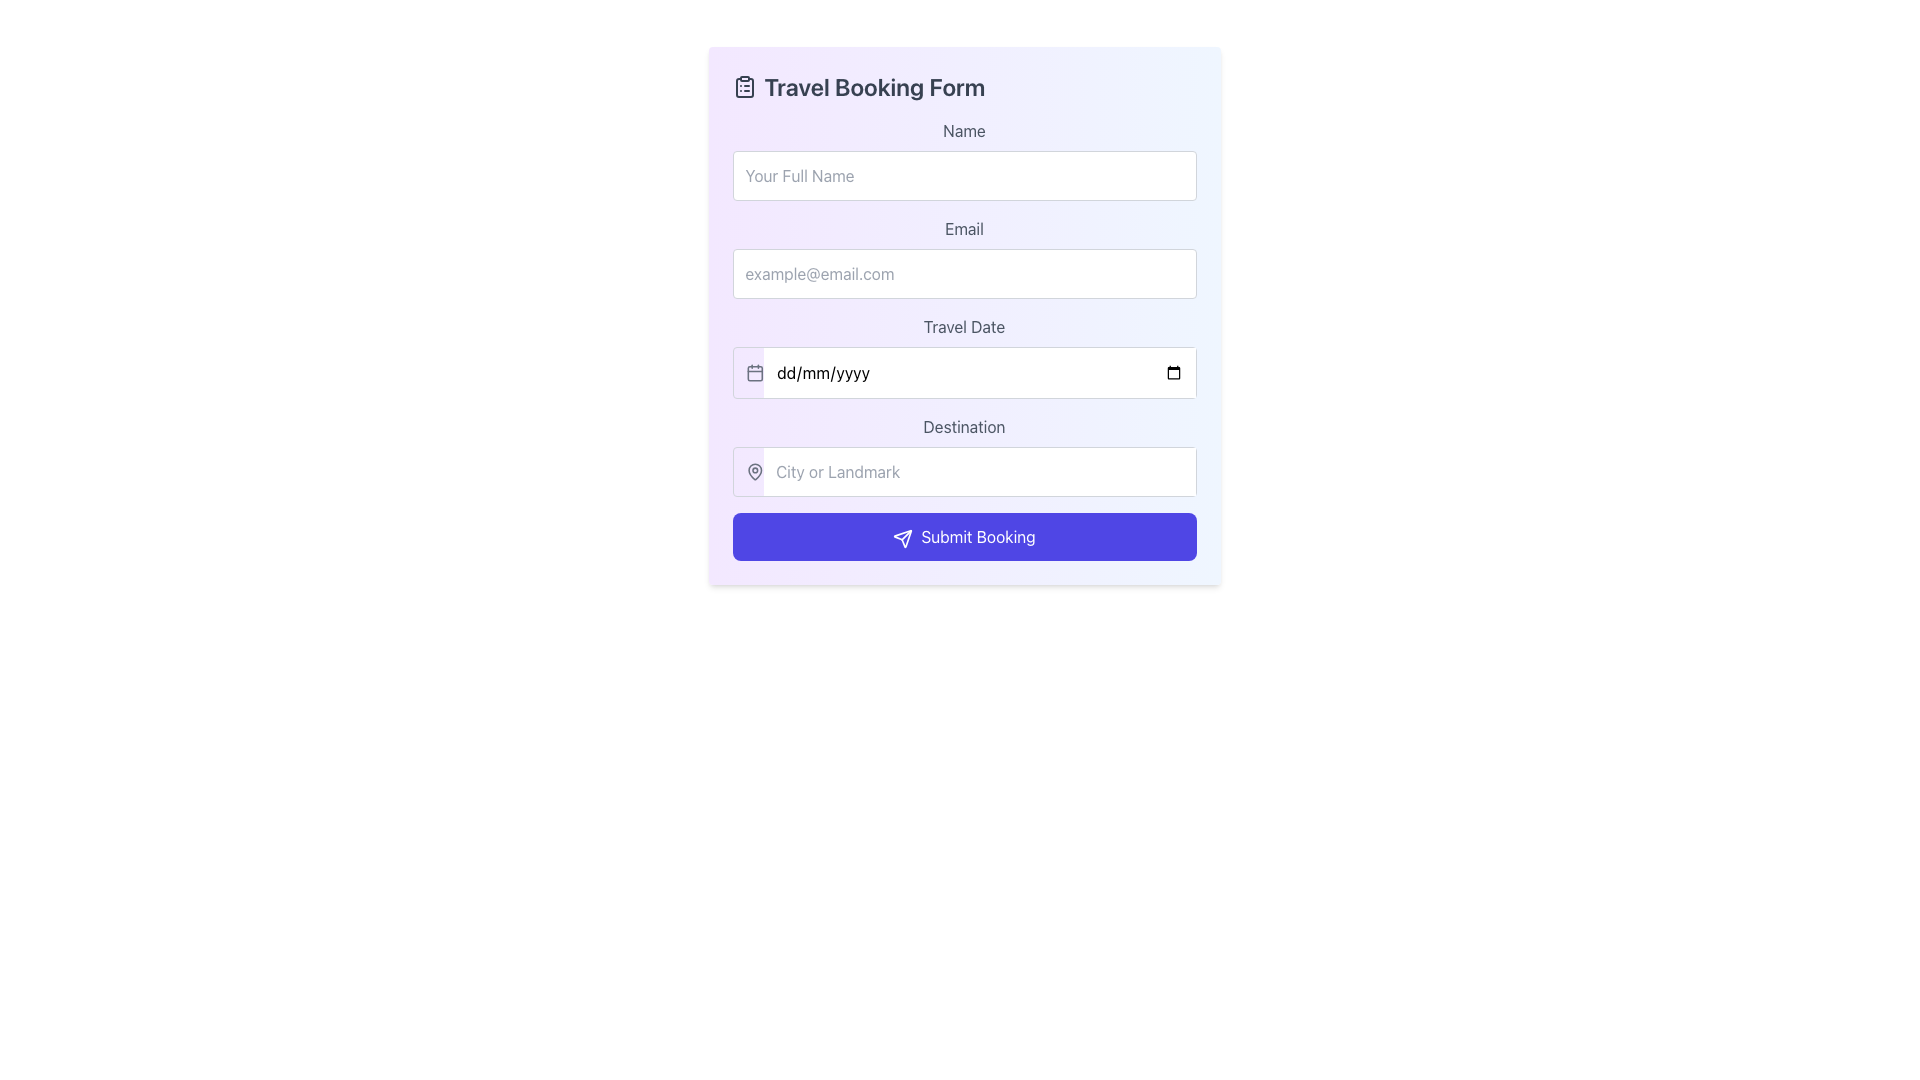  Describe the element at coordinates (753, 373) in the screenshot. I see `the decorative graphic element of the calendar icon located adjacent to the 'Travel Date' text label` at that location.